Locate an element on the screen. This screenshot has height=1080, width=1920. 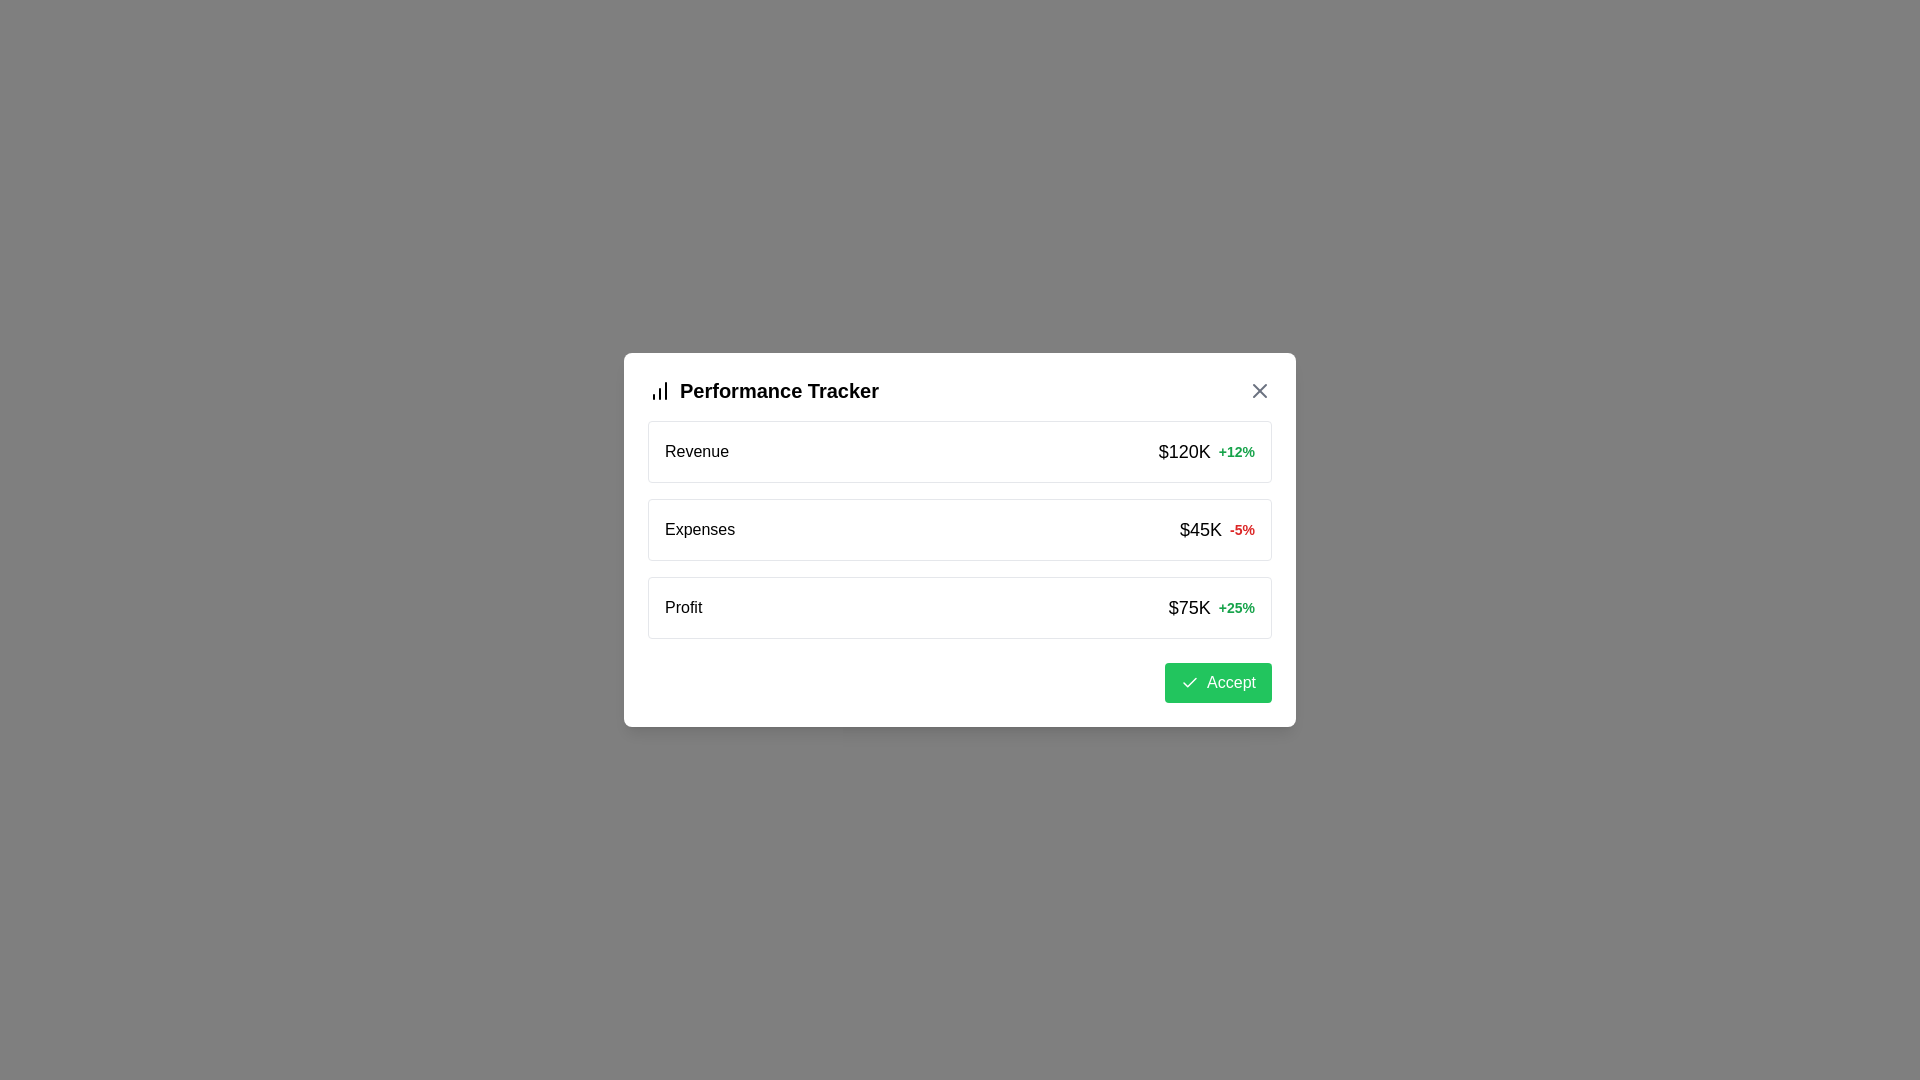
the 'Accept' button to confirm the performance is located at coordinates (1217, 681).